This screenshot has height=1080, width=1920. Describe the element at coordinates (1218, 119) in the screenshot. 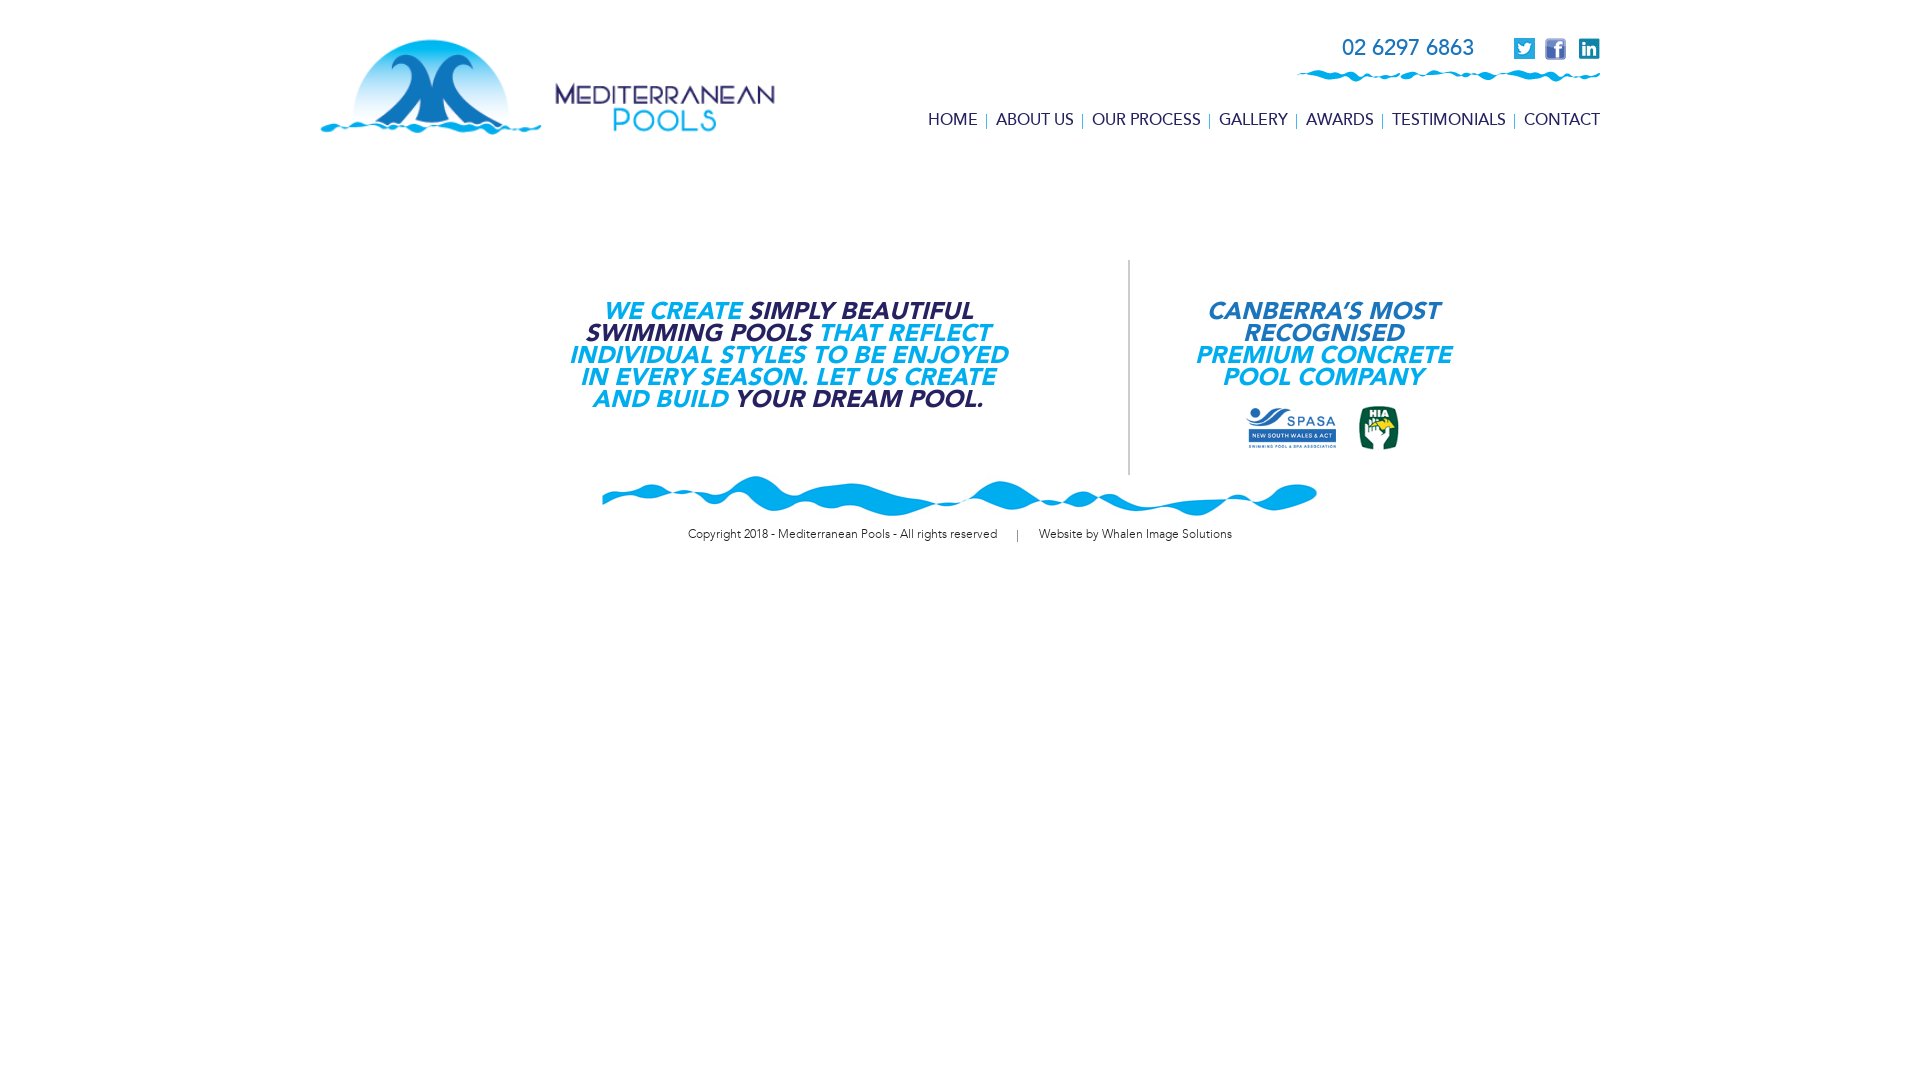

I see `'GALLERY'` at that location.